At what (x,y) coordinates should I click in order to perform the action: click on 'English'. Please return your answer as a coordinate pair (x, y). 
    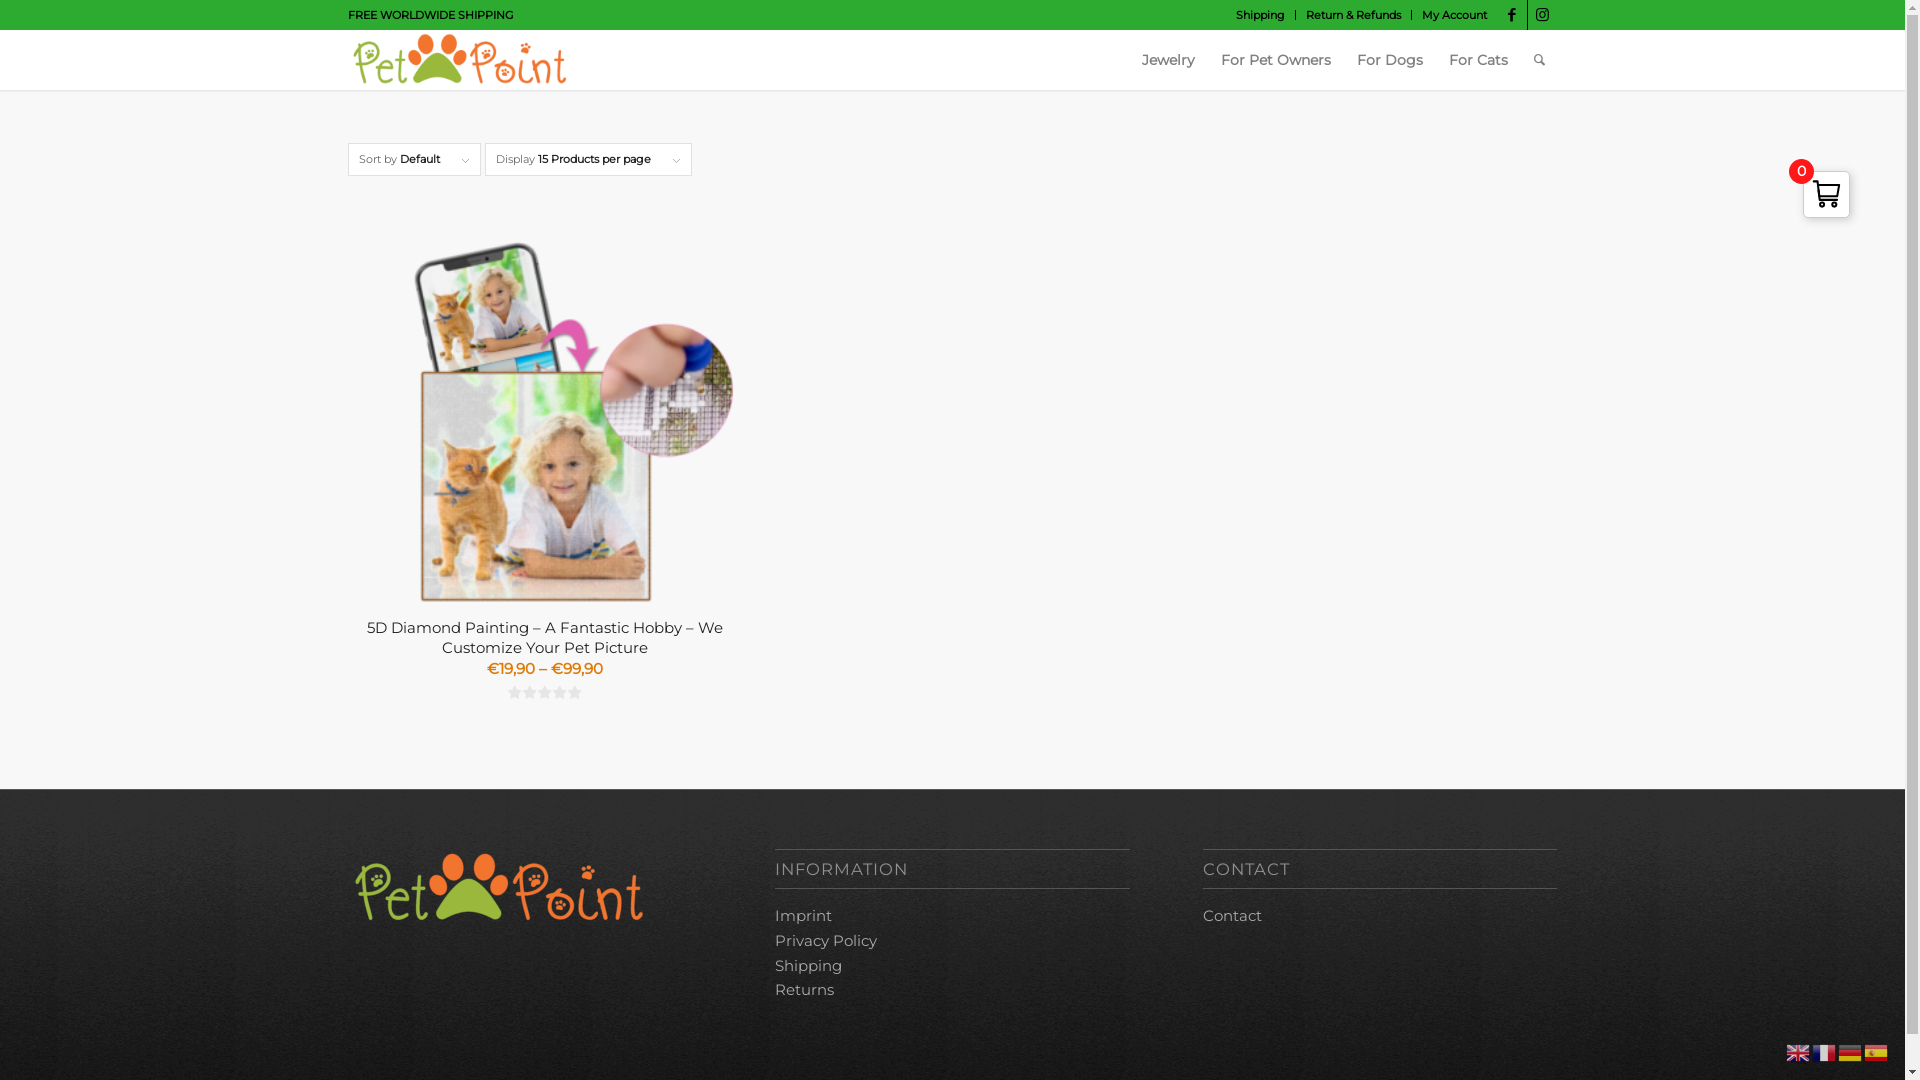
    Looking at the image, I should click on (1799, 1050).